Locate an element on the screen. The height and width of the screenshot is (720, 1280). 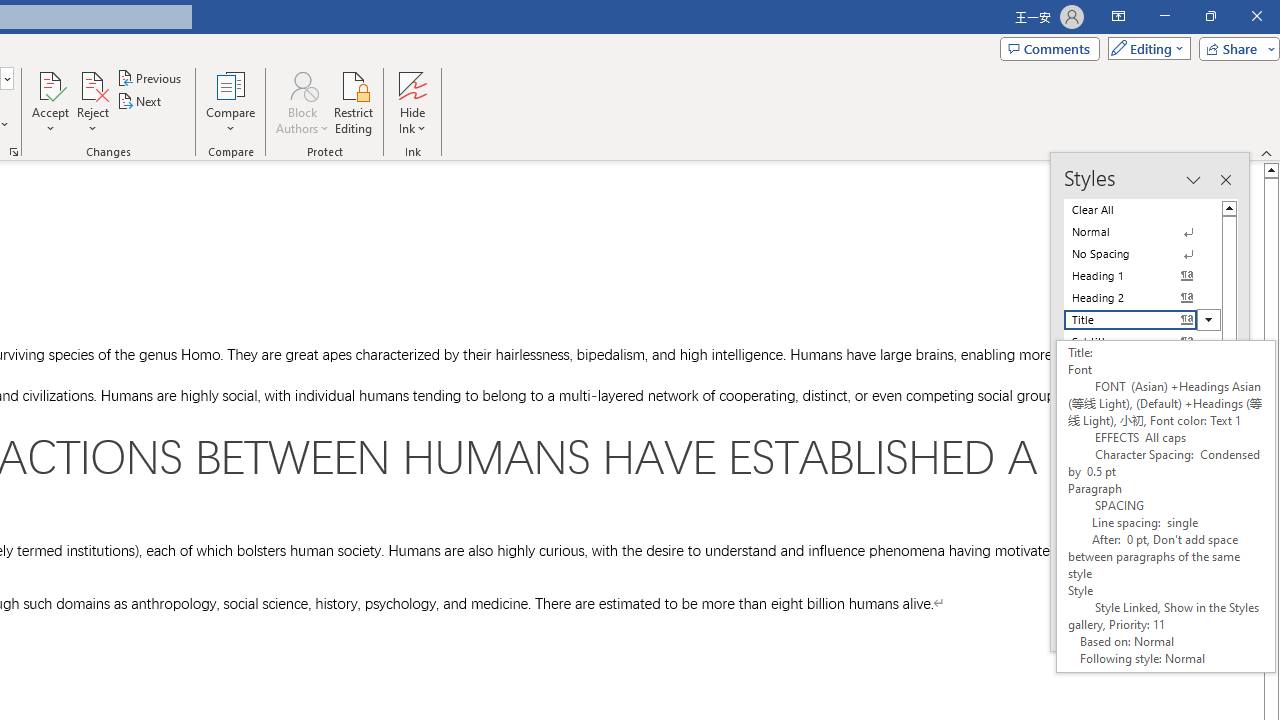
'Restrict Editing' is located at coordinates (353, 103).